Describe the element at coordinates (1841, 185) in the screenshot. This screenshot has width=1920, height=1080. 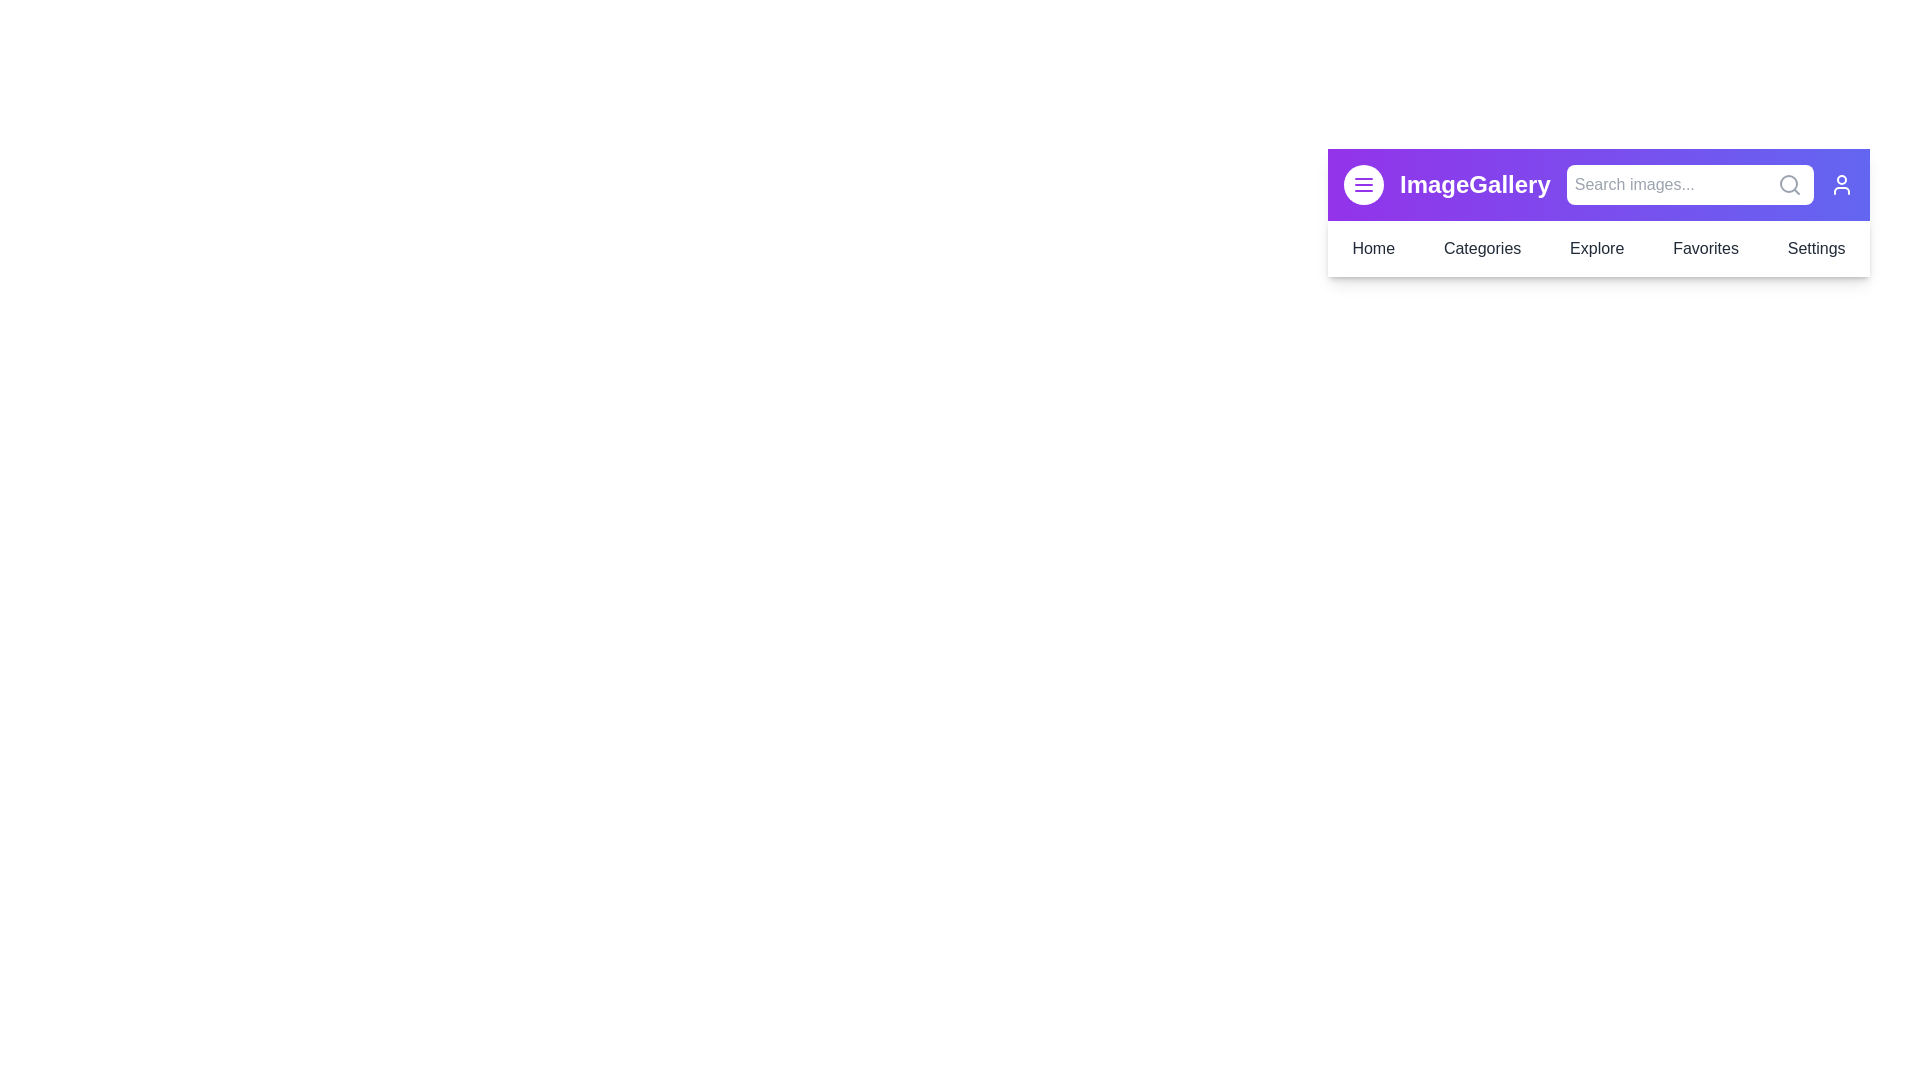
I see `user icon to access user-related actions` at that location.